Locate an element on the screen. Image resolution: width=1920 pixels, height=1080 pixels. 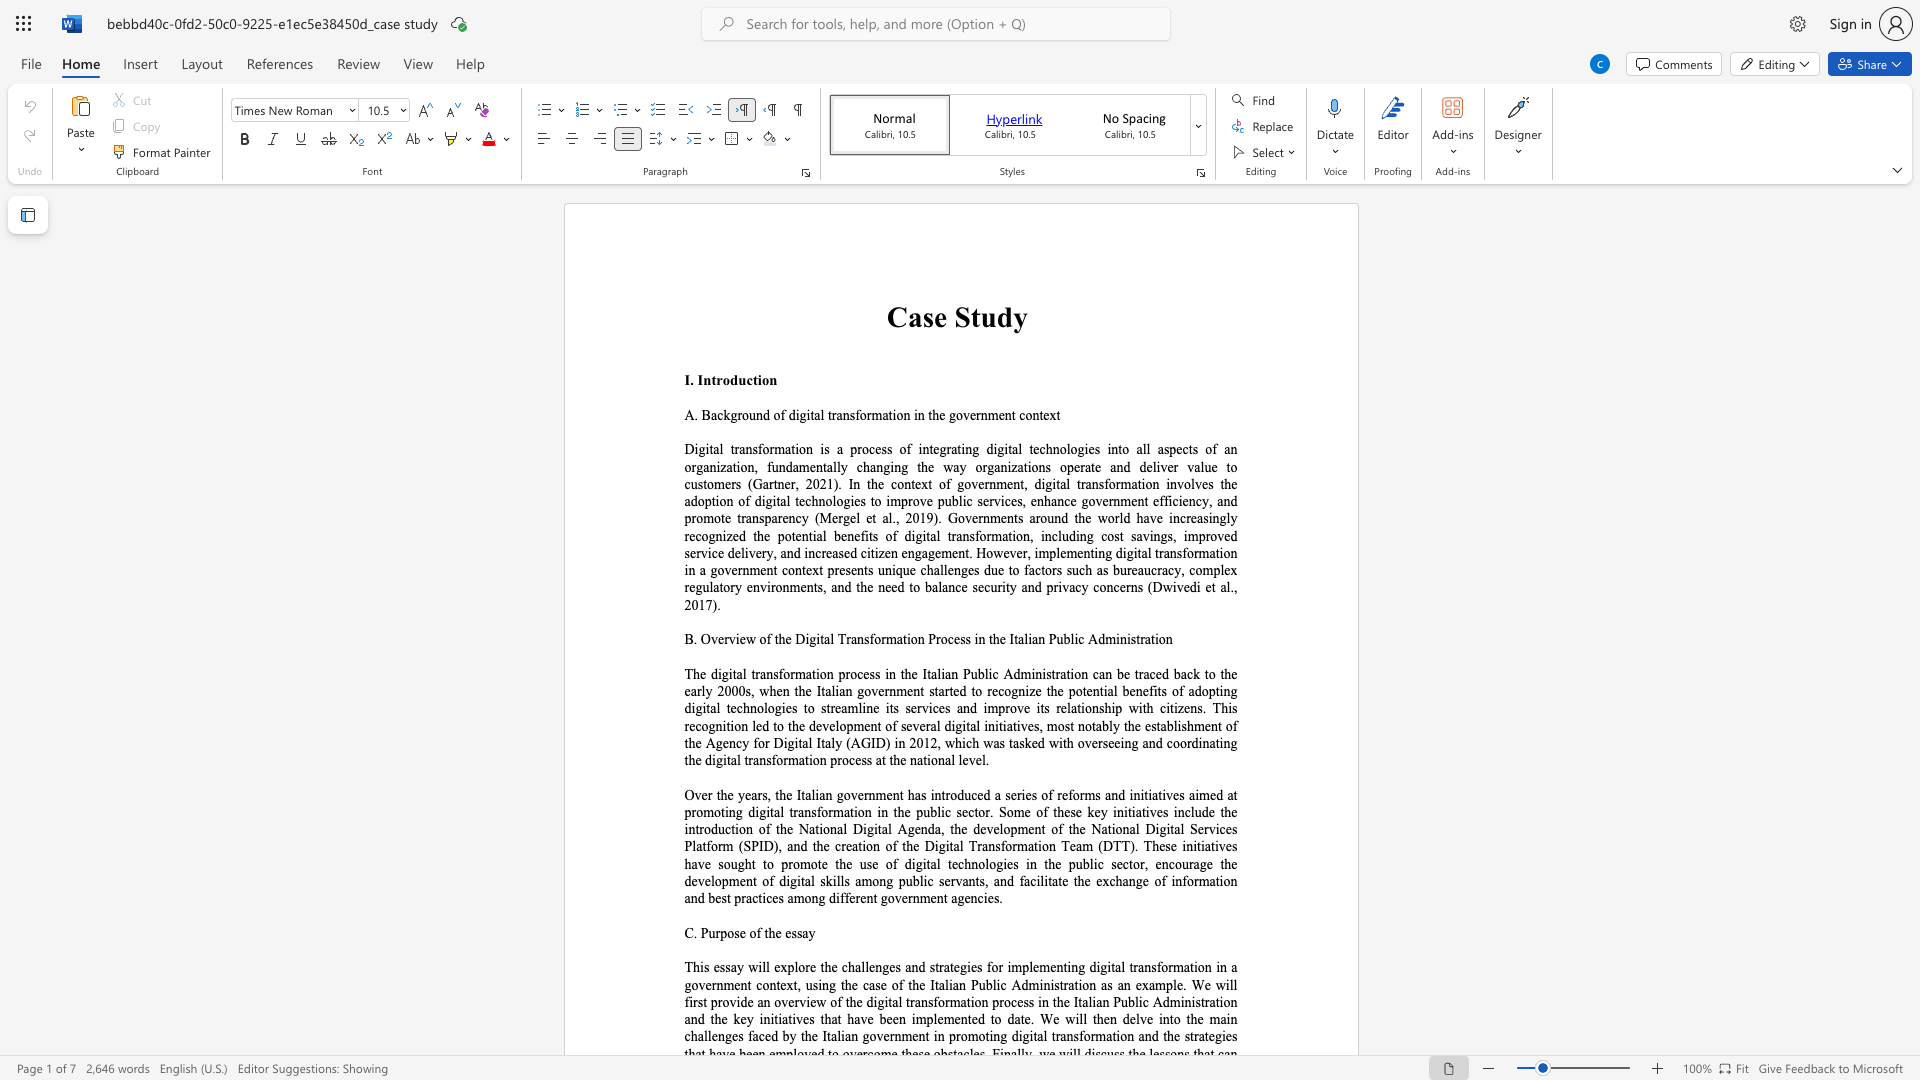
the 2th character "i" in the text is located at coordinates (1045, 880).